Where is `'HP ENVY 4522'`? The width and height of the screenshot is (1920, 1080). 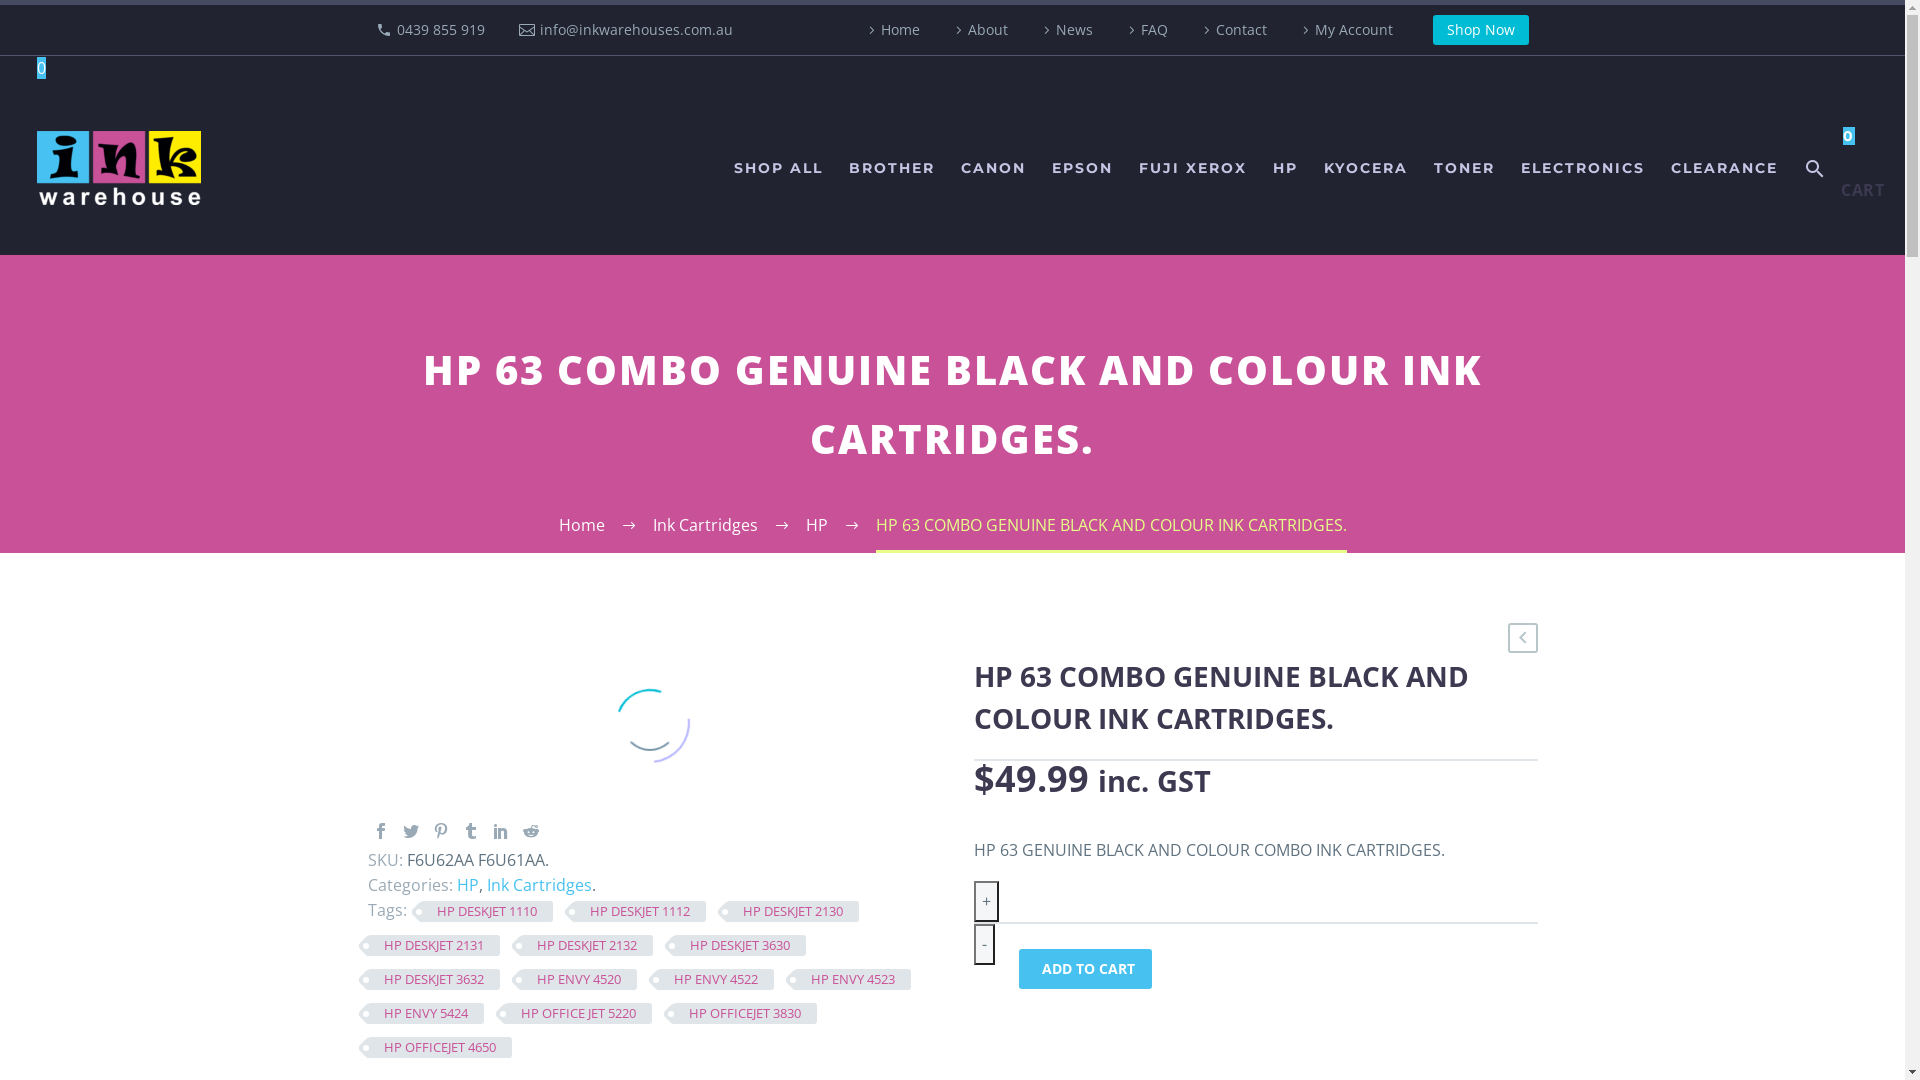
'HP ENVY 4522' is located at coordinates (657, 978).